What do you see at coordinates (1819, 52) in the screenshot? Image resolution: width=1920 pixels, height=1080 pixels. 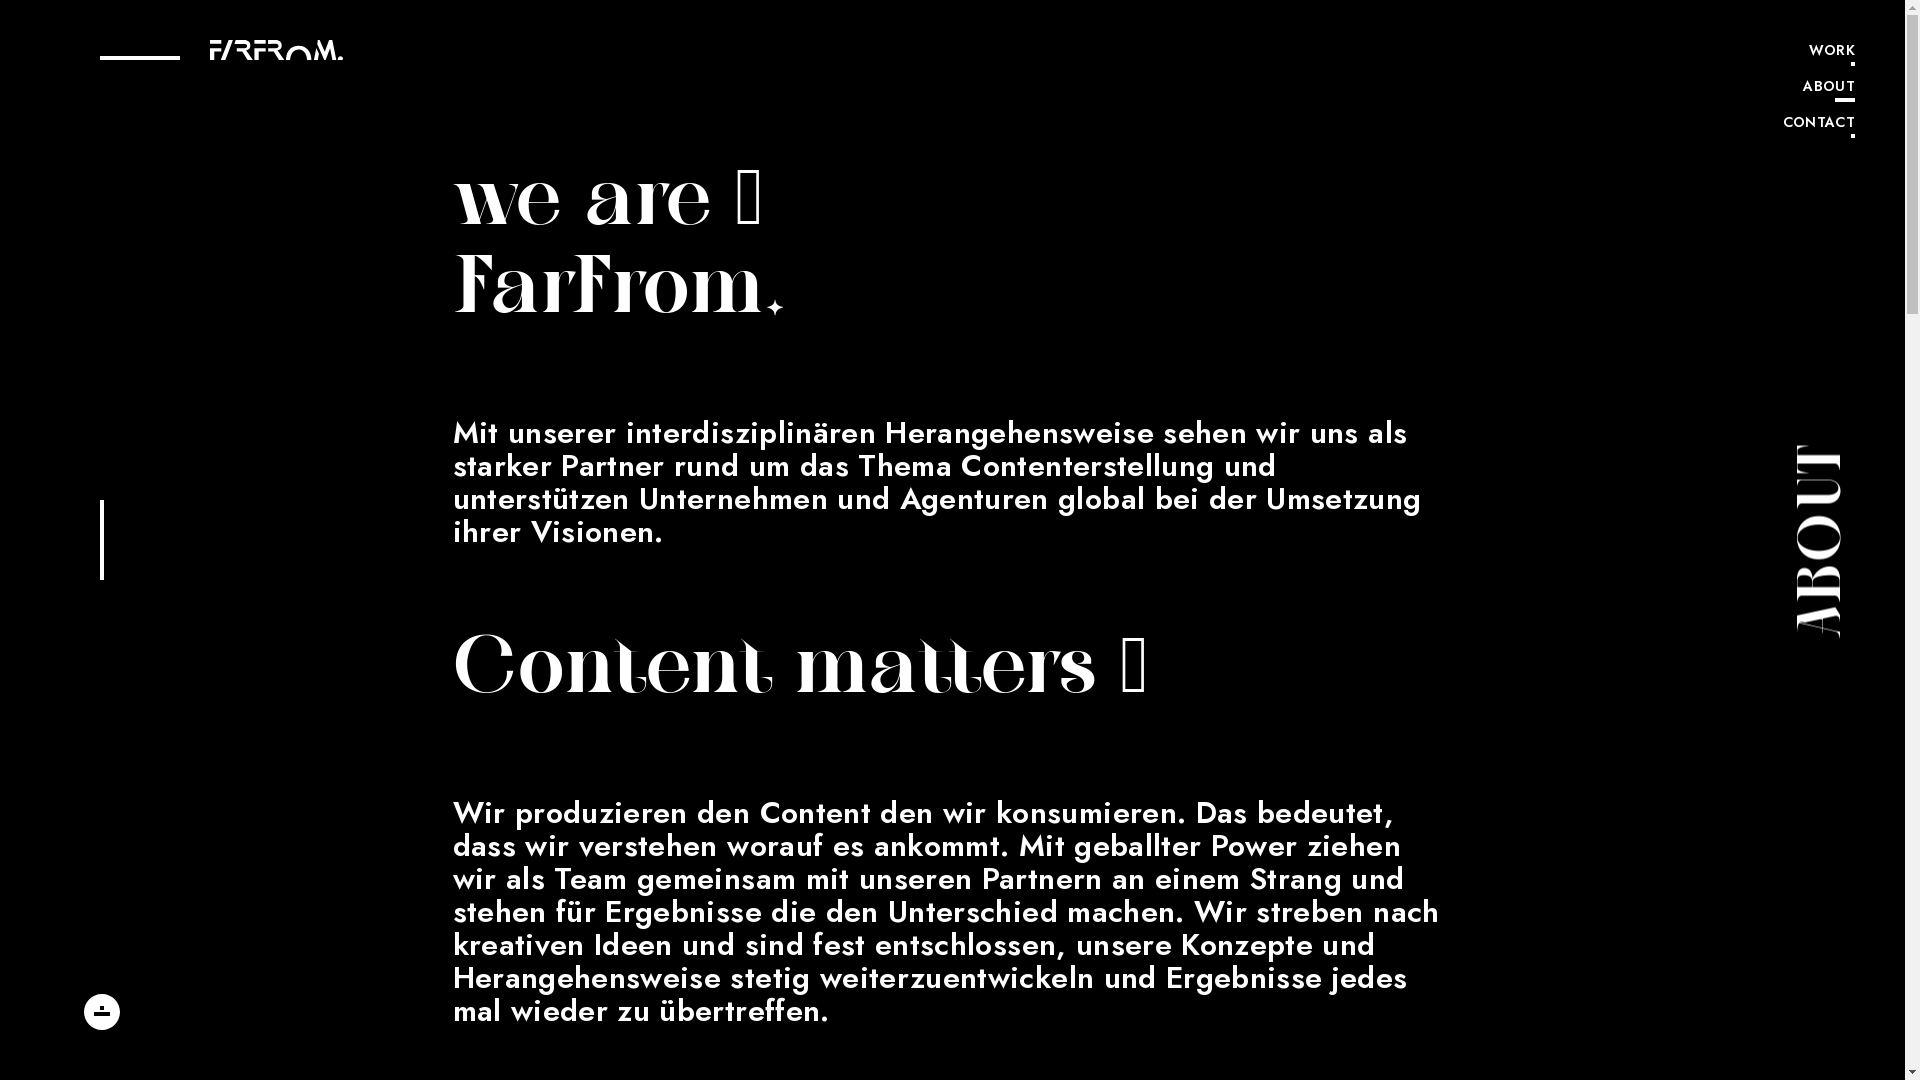 I see `'WORK'` at bounding box center [1819, 52].